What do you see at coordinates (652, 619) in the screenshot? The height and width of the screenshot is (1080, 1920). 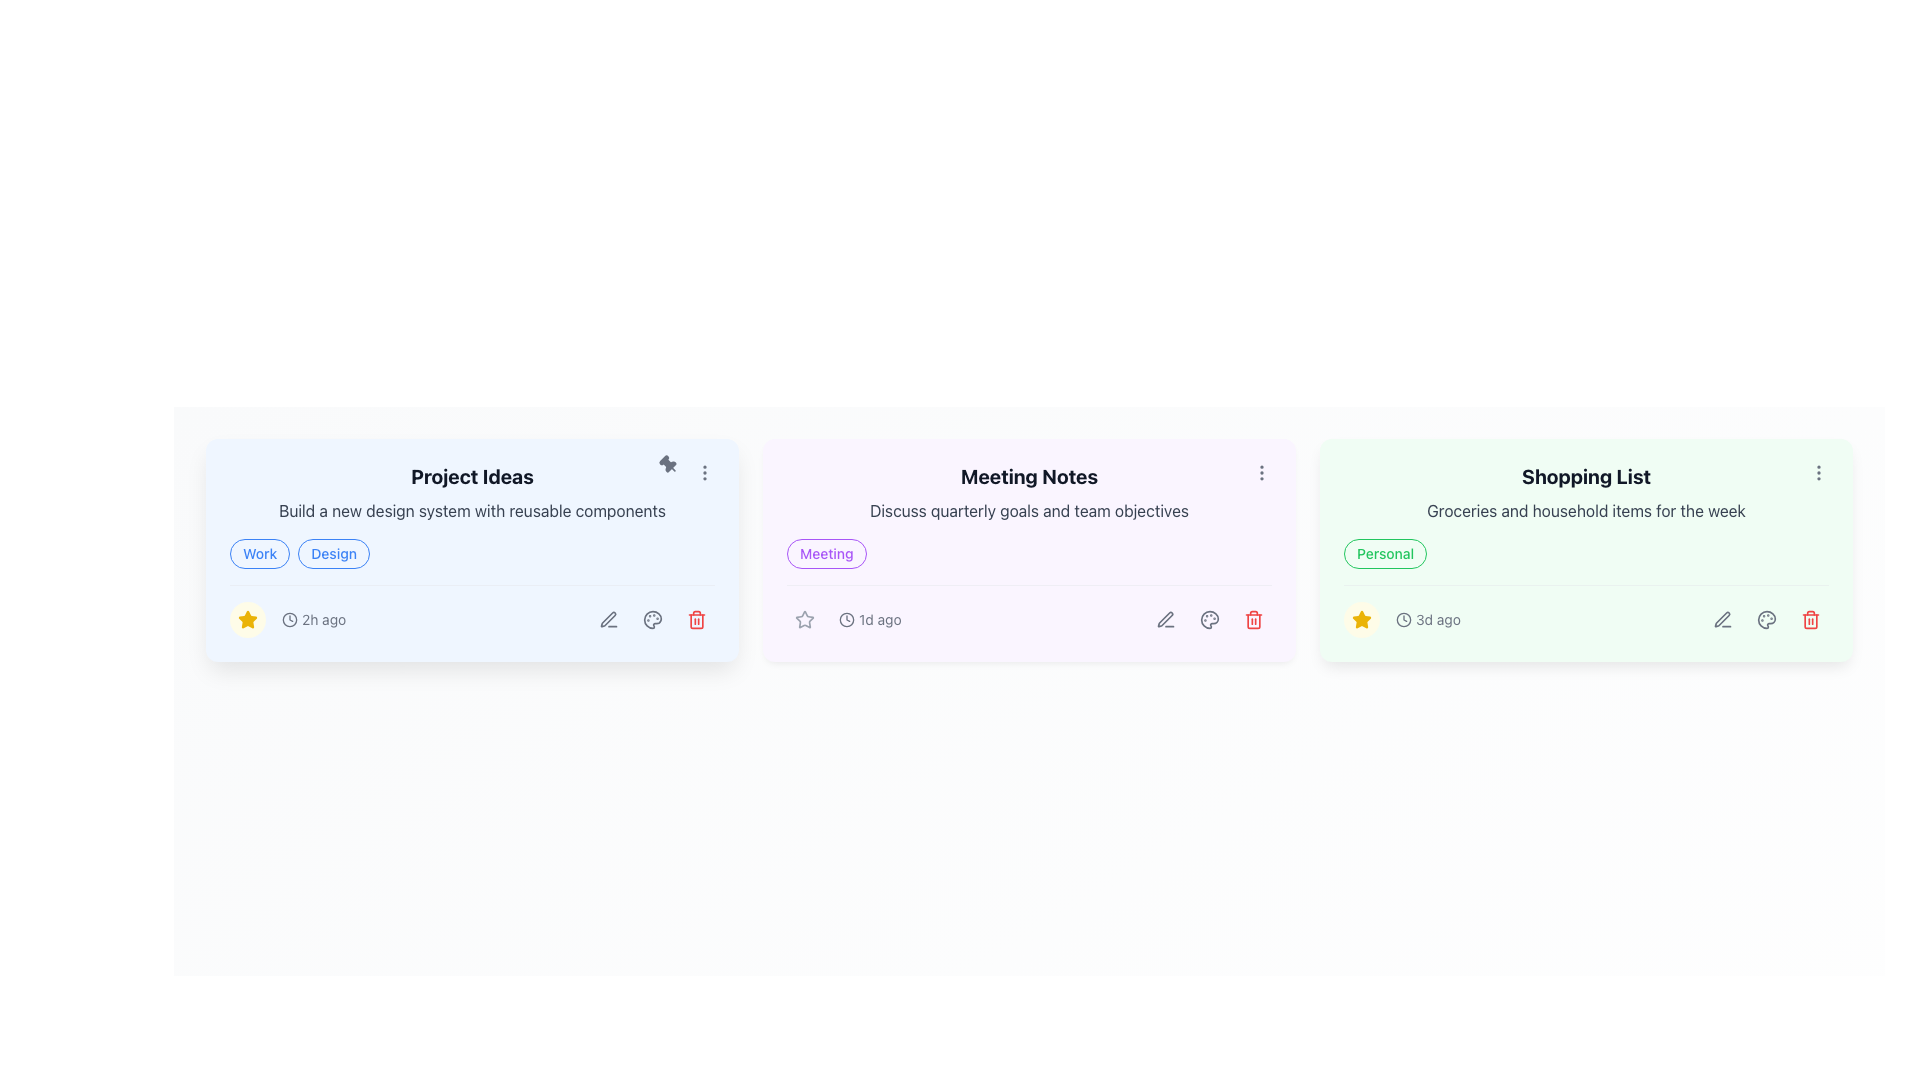 I see `the color palette icon located within the action button group at the lower section of the 'Project Ideas' card` at bounding box center [652, 619].